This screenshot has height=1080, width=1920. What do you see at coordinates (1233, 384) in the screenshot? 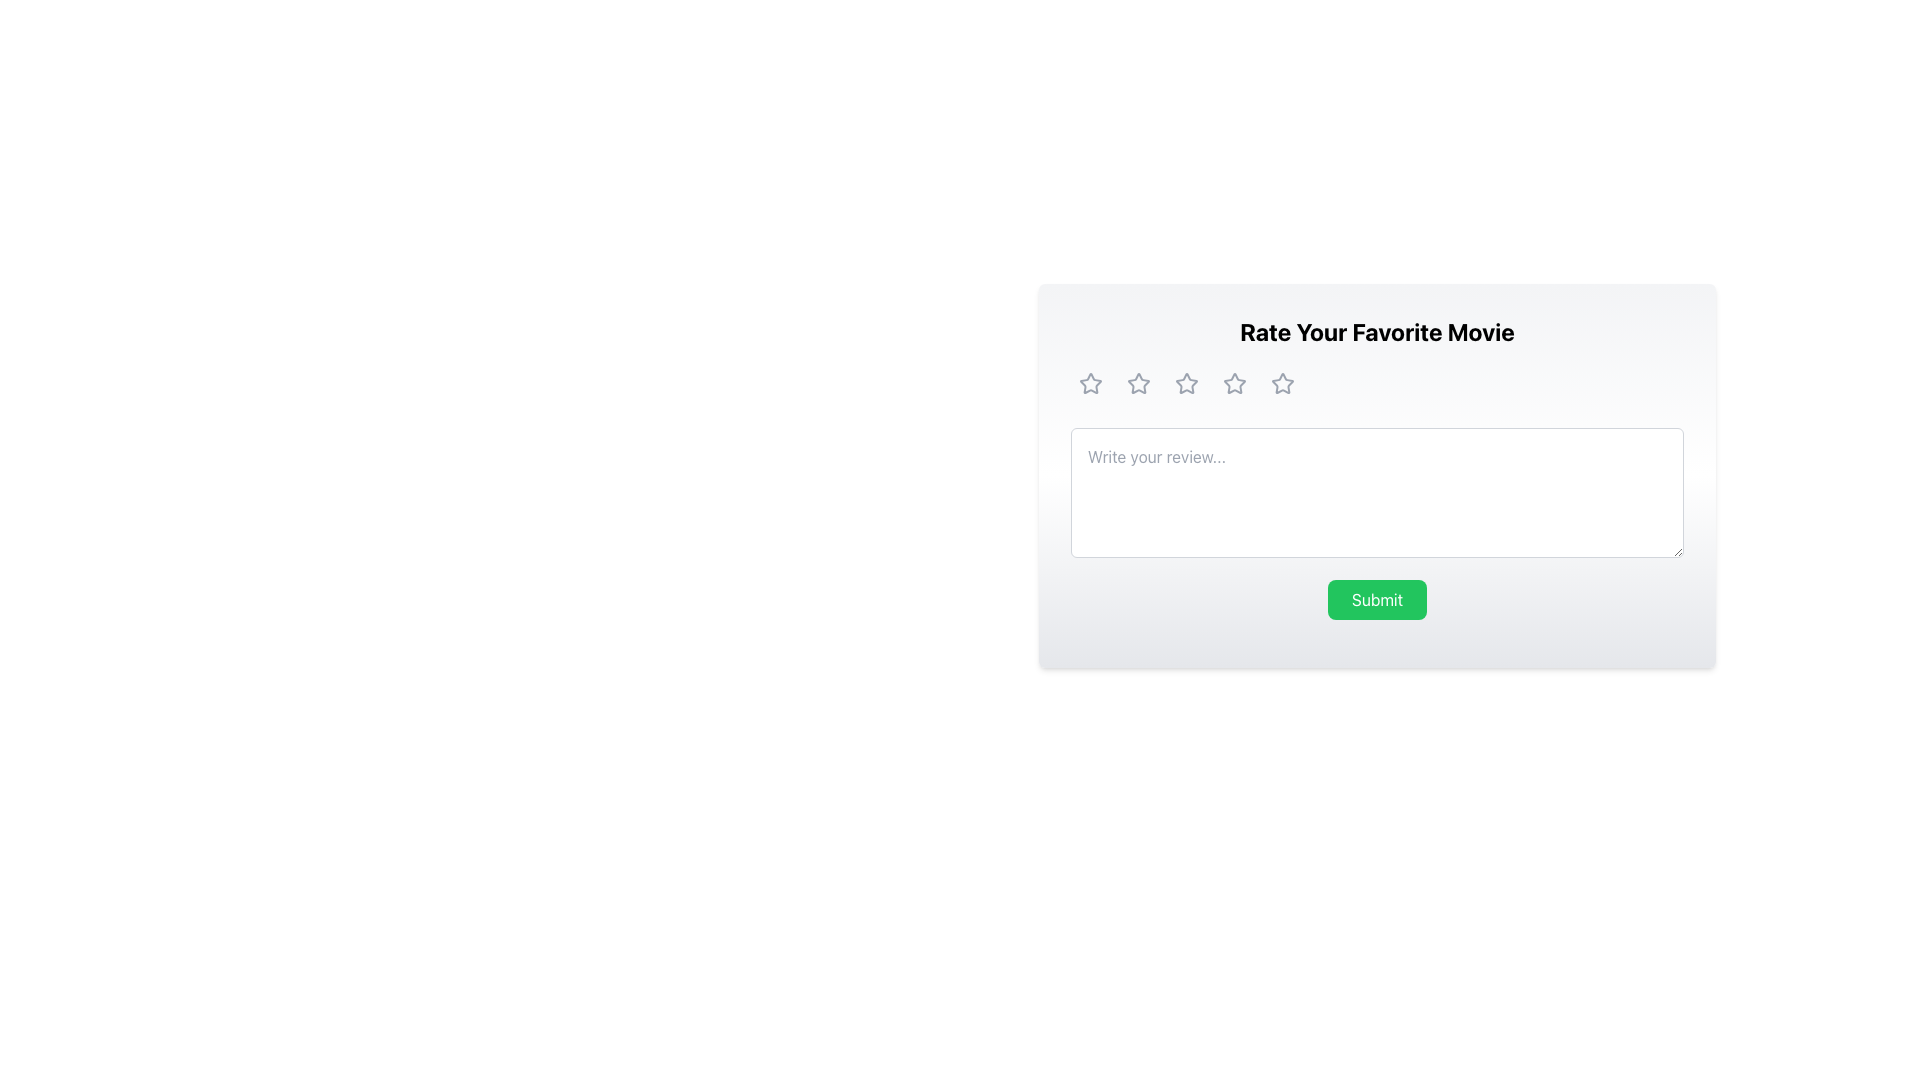
I see `the fourth star icon in the horizontal row of five star icons` at bounding box center [1233, 384].